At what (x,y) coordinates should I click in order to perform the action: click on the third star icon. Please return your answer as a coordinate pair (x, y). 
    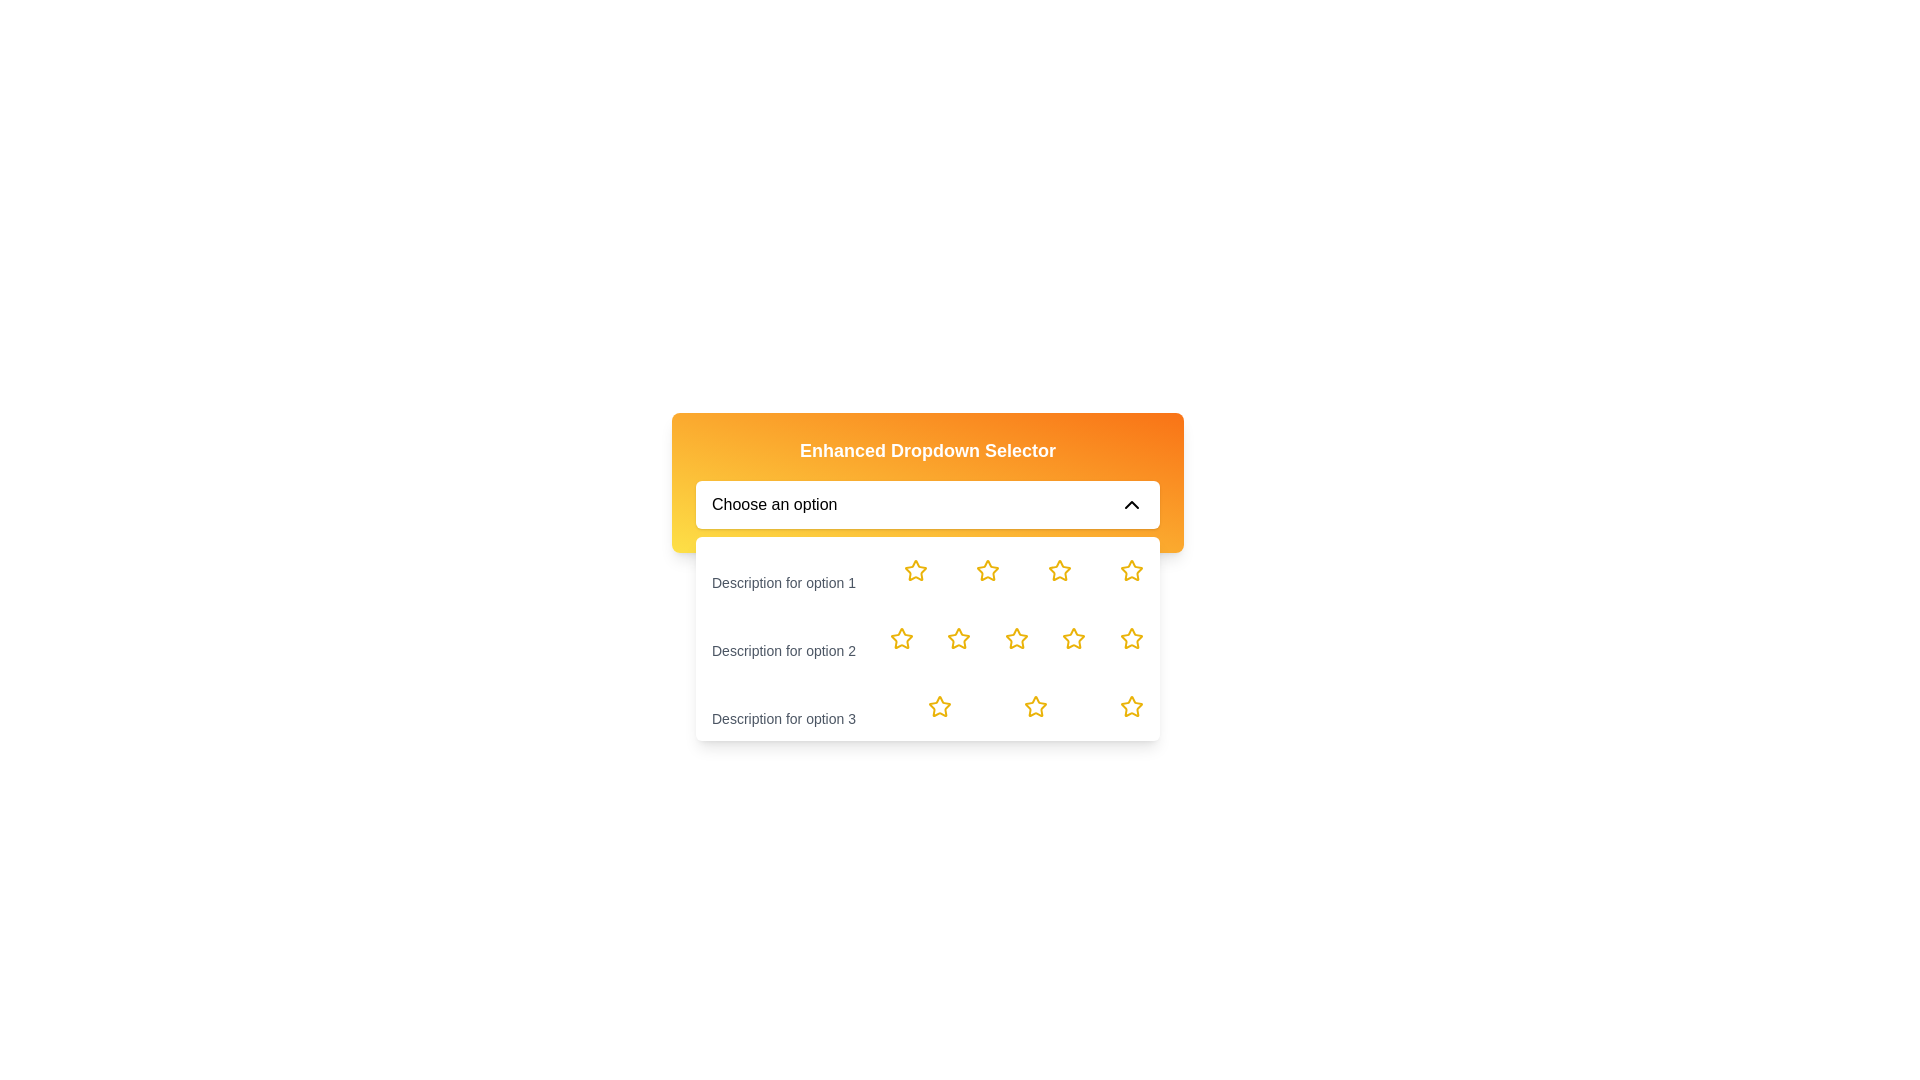
    Looking at the image, I should click on (958, 638).